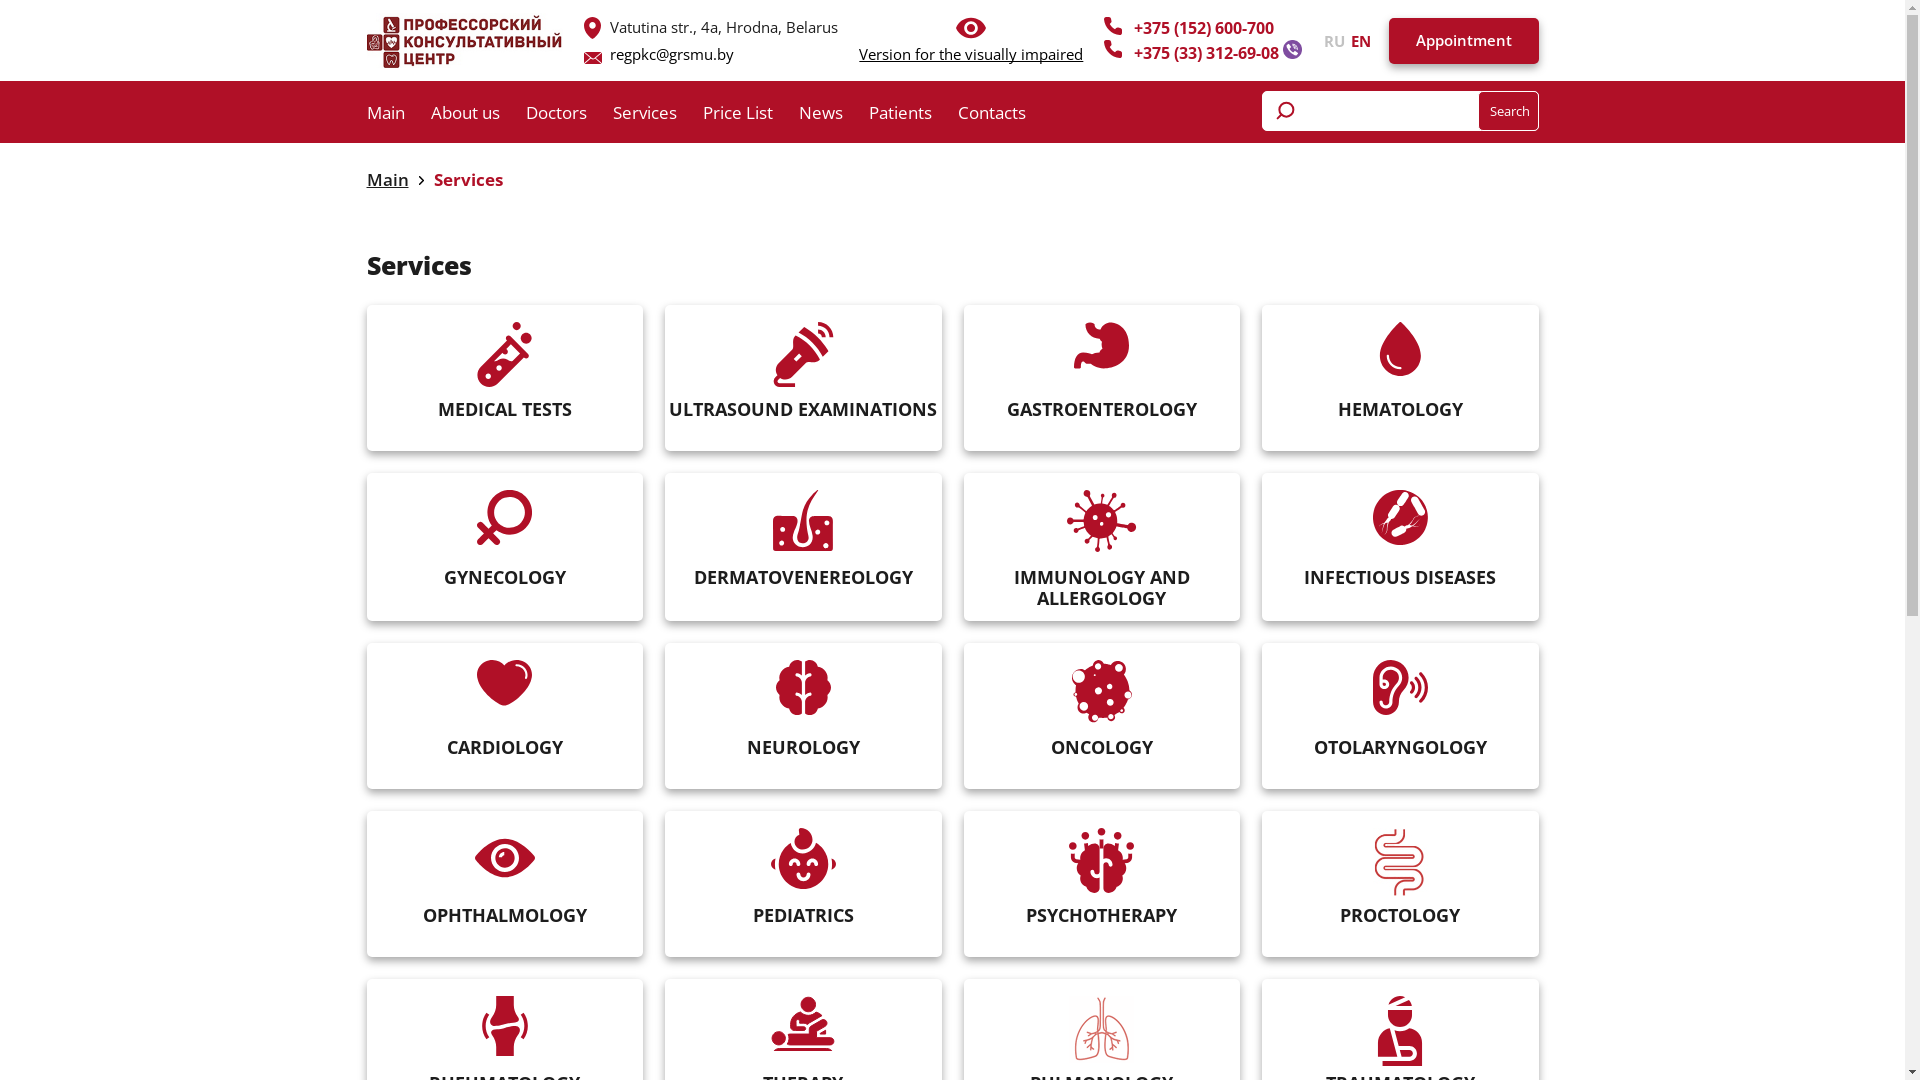 The width and height of the screenshot is (1920, 1080). I want to click on 'Services', so click(657, 116).